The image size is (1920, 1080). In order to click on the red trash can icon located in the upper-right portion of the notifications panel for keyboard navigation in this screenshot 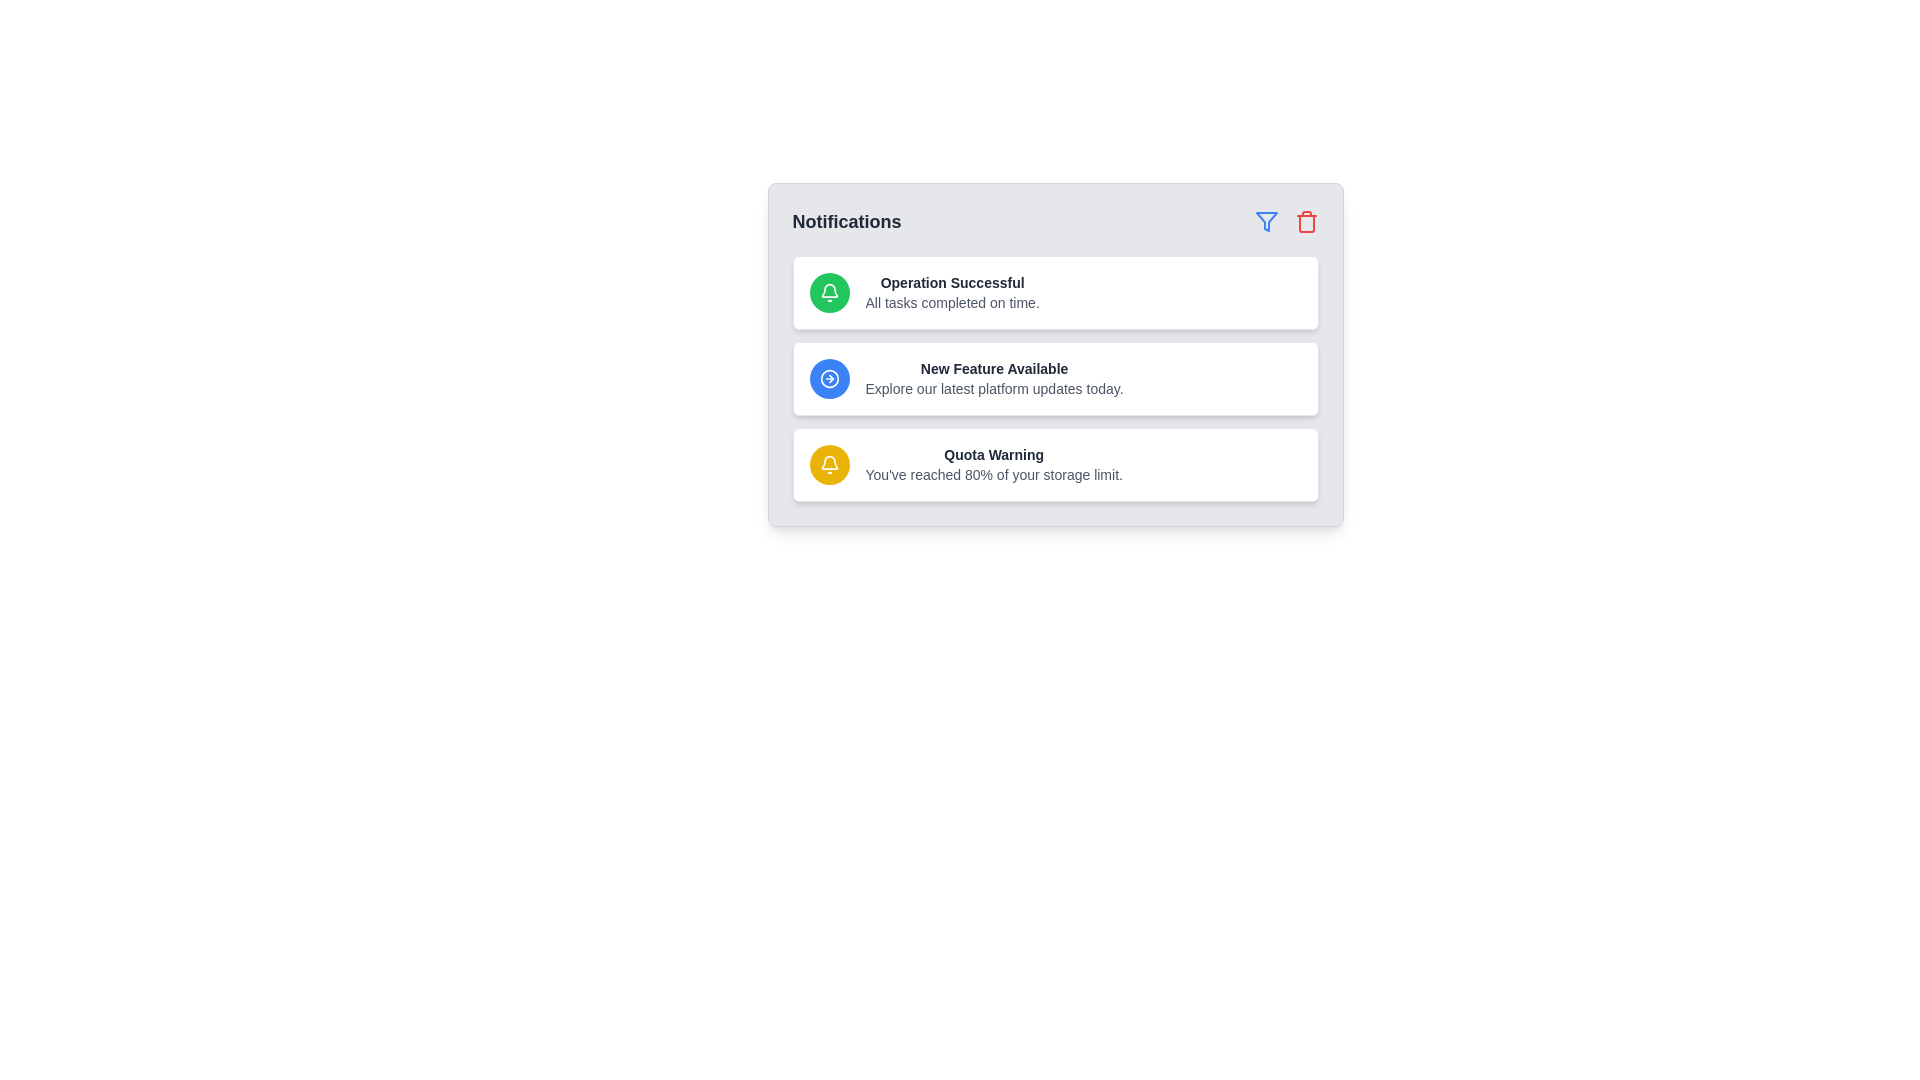, I will do `click(1306, 223)`.